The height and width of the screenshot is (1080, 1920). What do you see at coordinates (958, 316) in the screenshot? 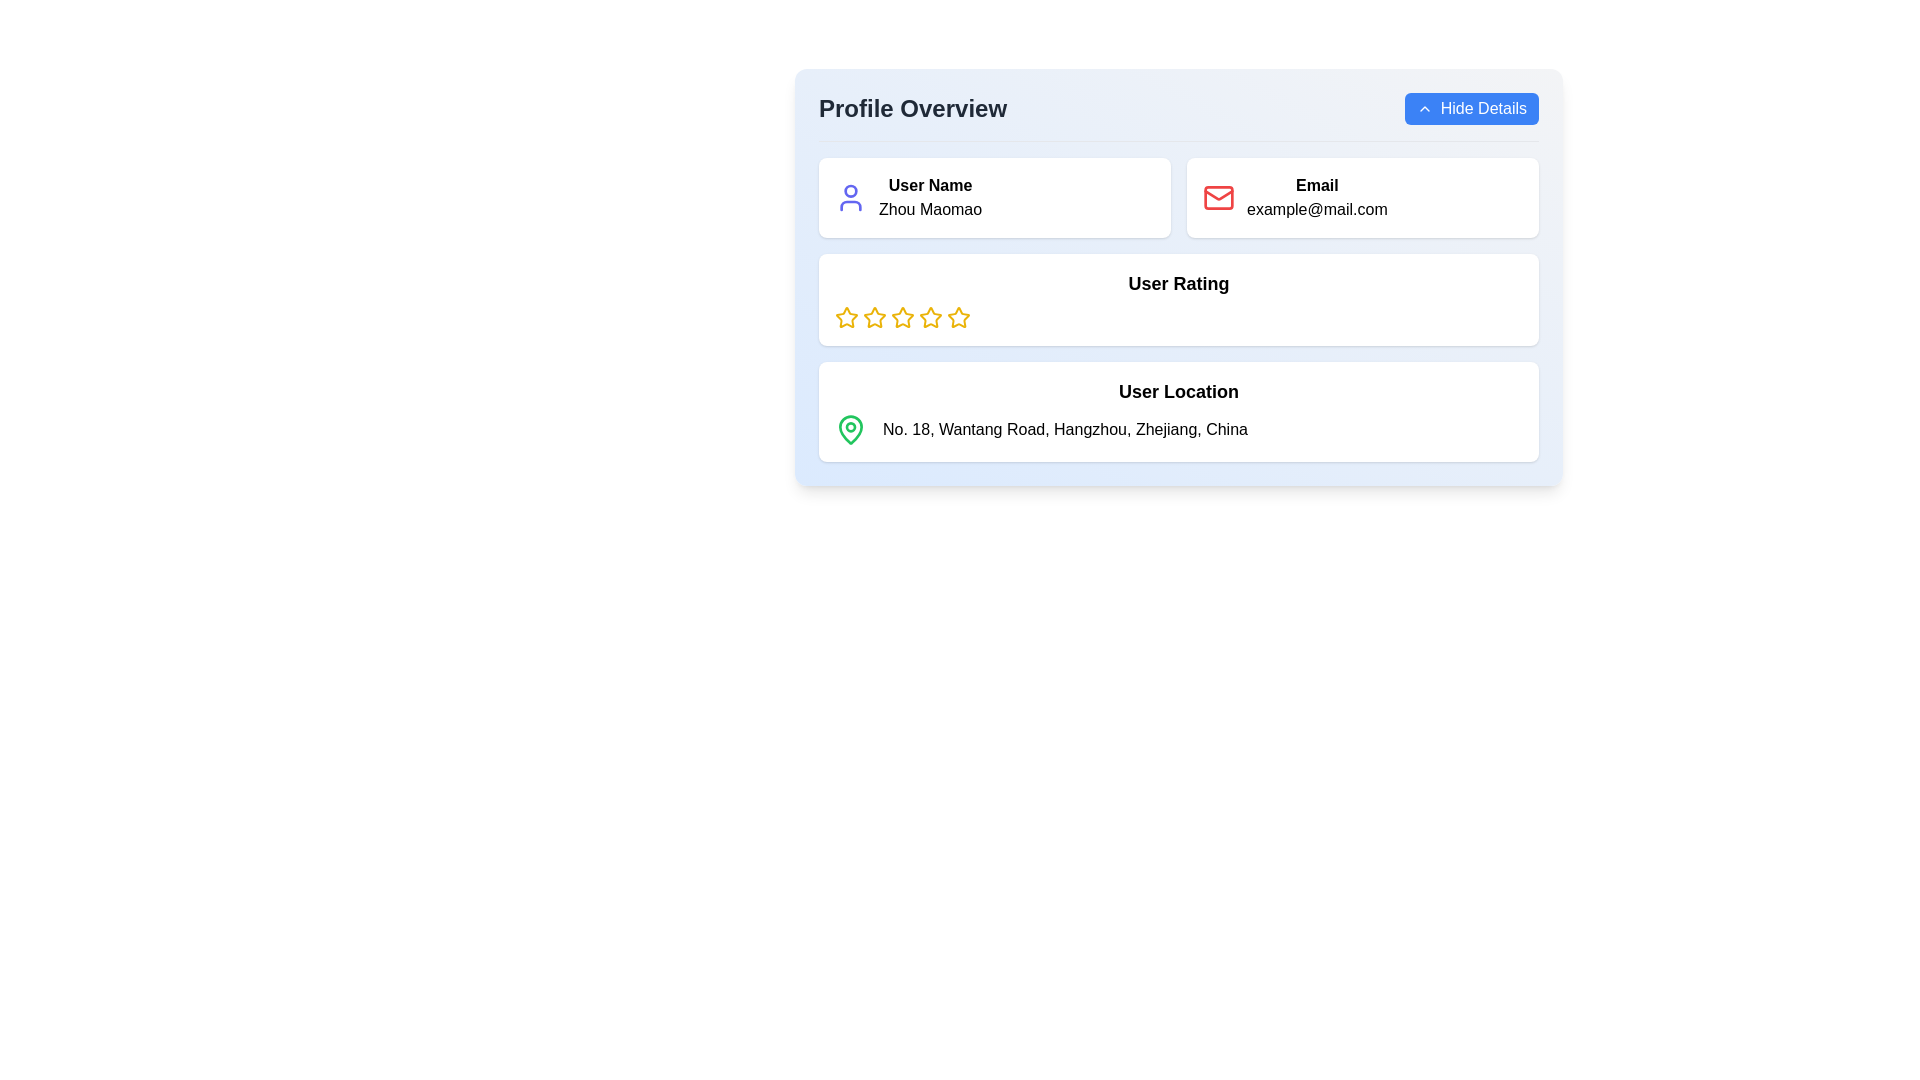
I see `the fifth star icon in the 'User Rating' section under the 'Profile Overview' heading to indicate a rating` at bounding box center [958, 316].